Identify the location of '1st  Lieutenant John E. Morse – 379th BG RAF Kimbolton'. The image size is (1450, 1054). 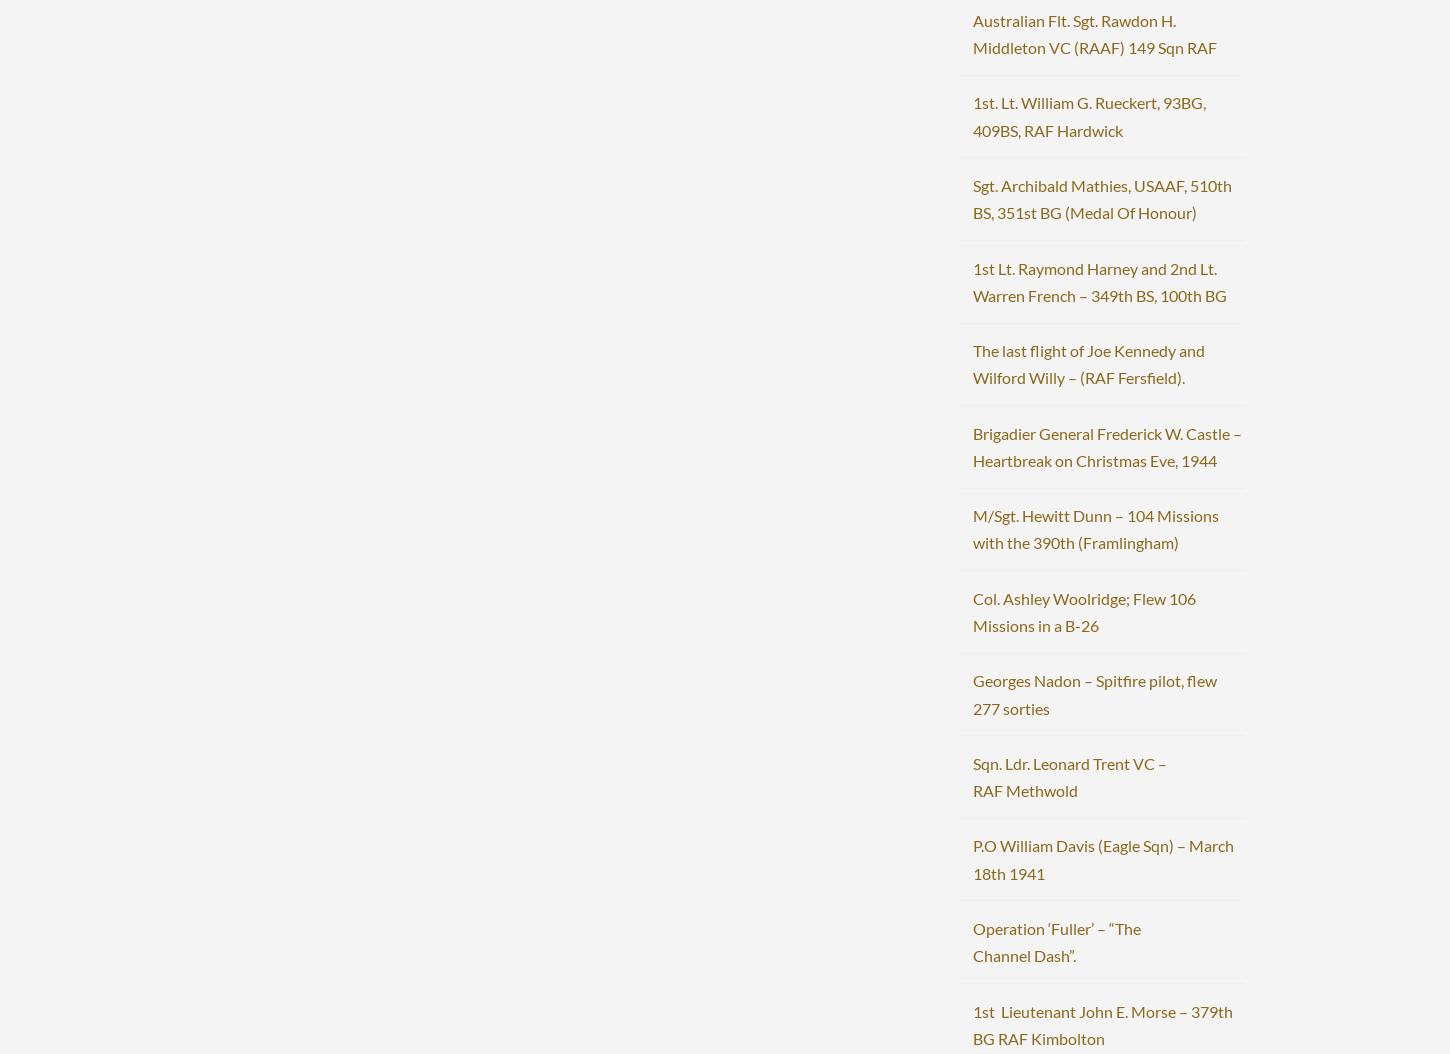
(1101, 1022).